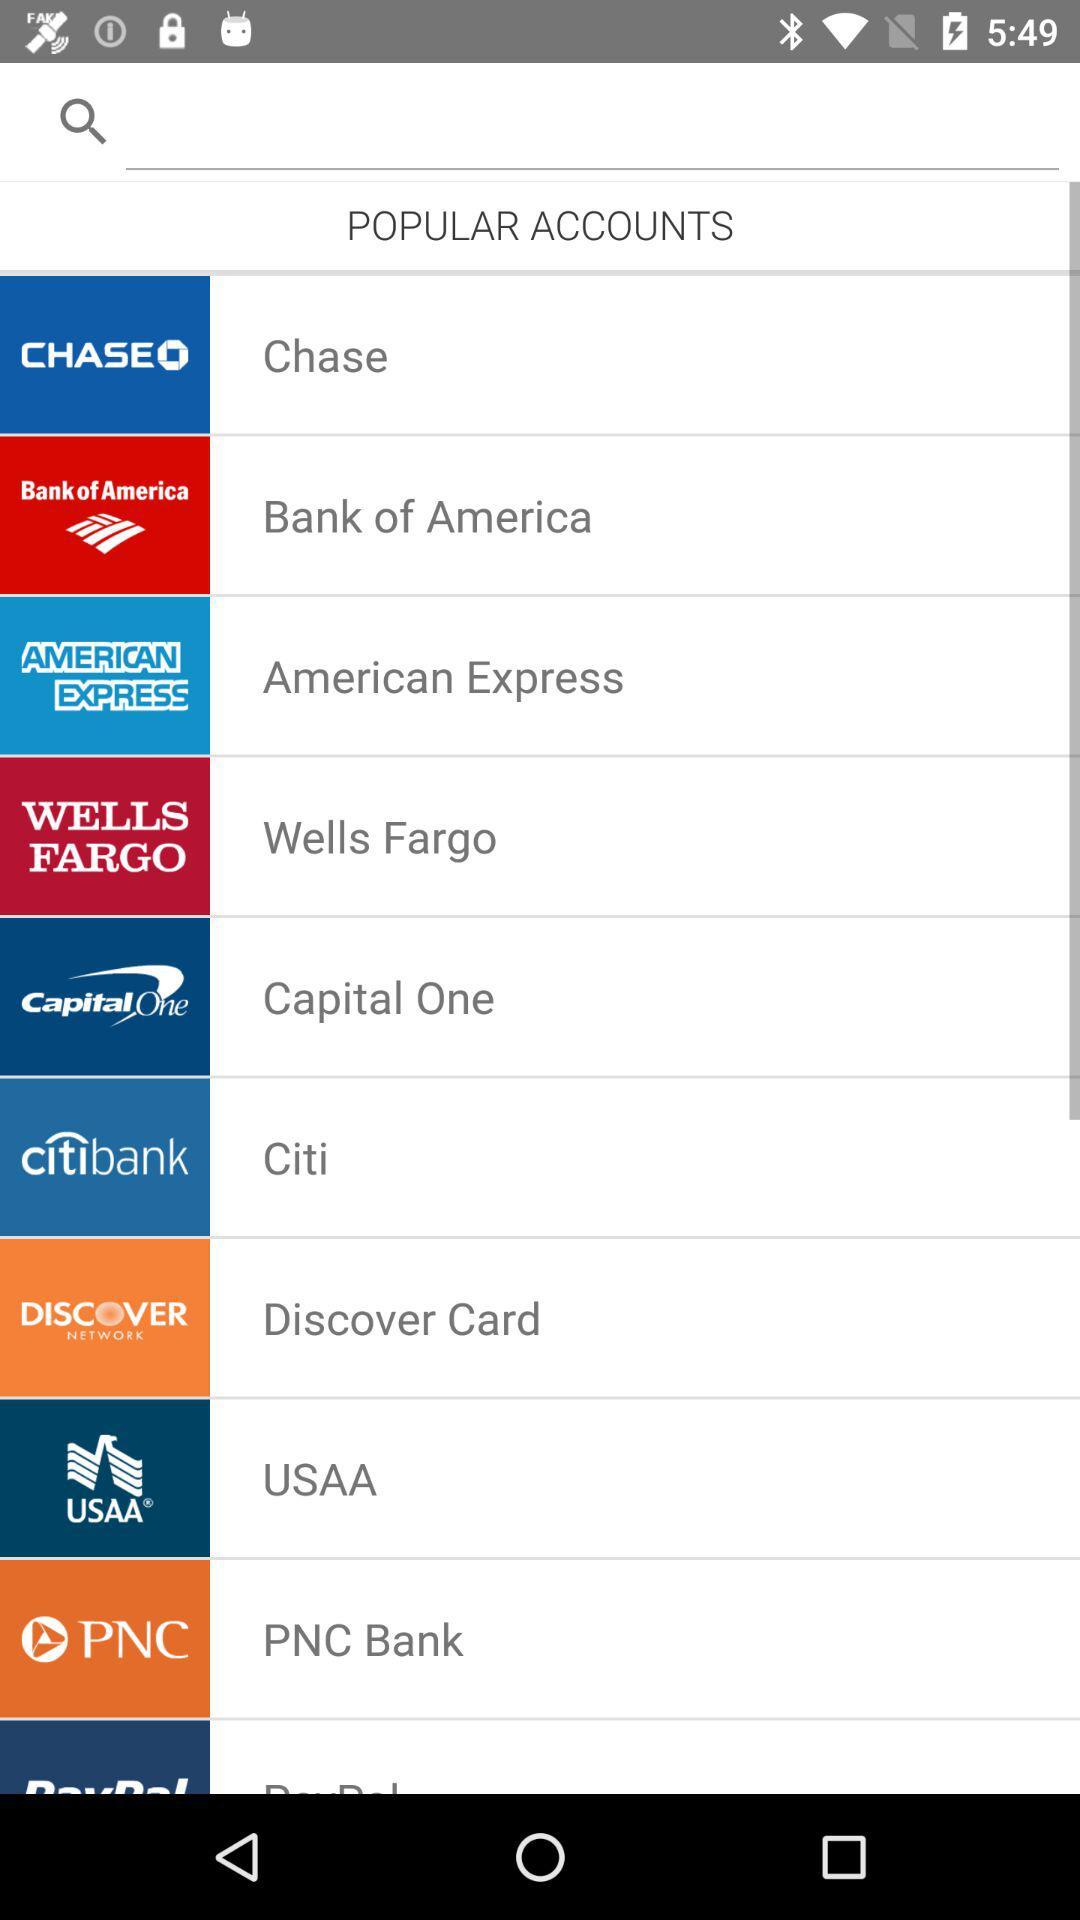 The height and width of the screenshot is (1920, 1080). Describe the element at coordinates (295, 1157) in the screenshot. I see `the app above discover card` at that location.